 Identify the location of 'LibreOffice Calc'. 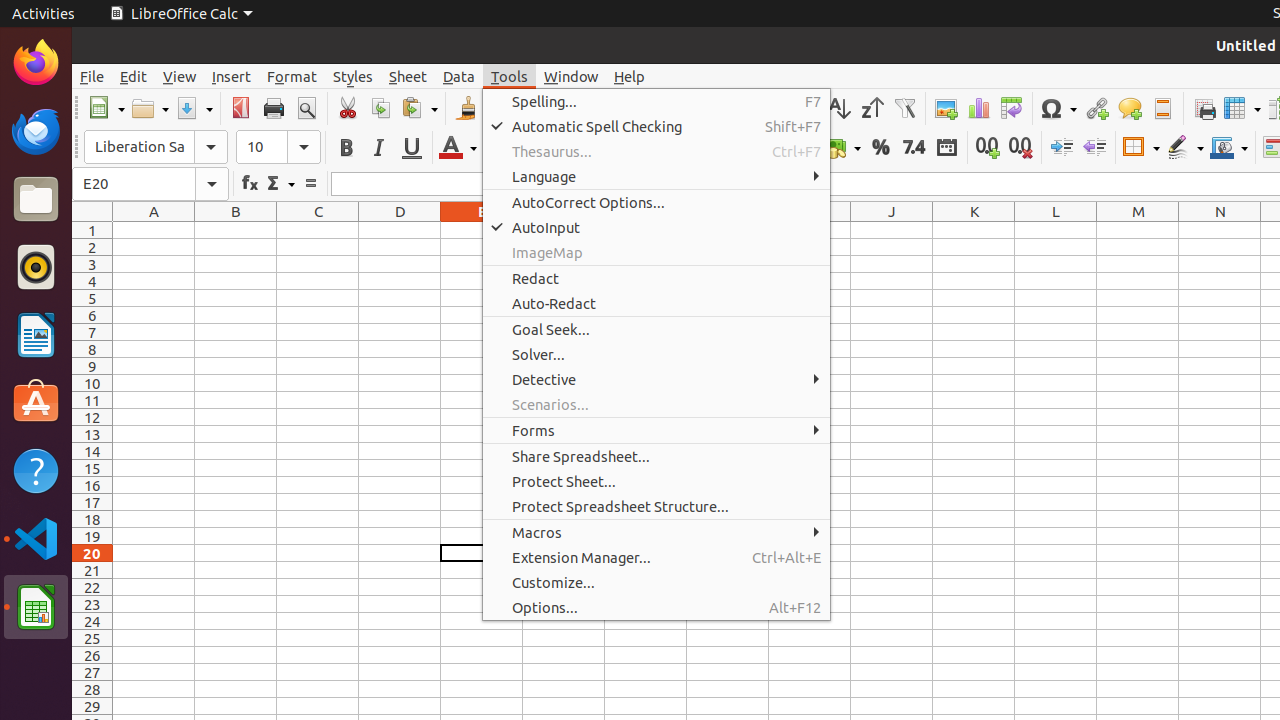
(180, 13).